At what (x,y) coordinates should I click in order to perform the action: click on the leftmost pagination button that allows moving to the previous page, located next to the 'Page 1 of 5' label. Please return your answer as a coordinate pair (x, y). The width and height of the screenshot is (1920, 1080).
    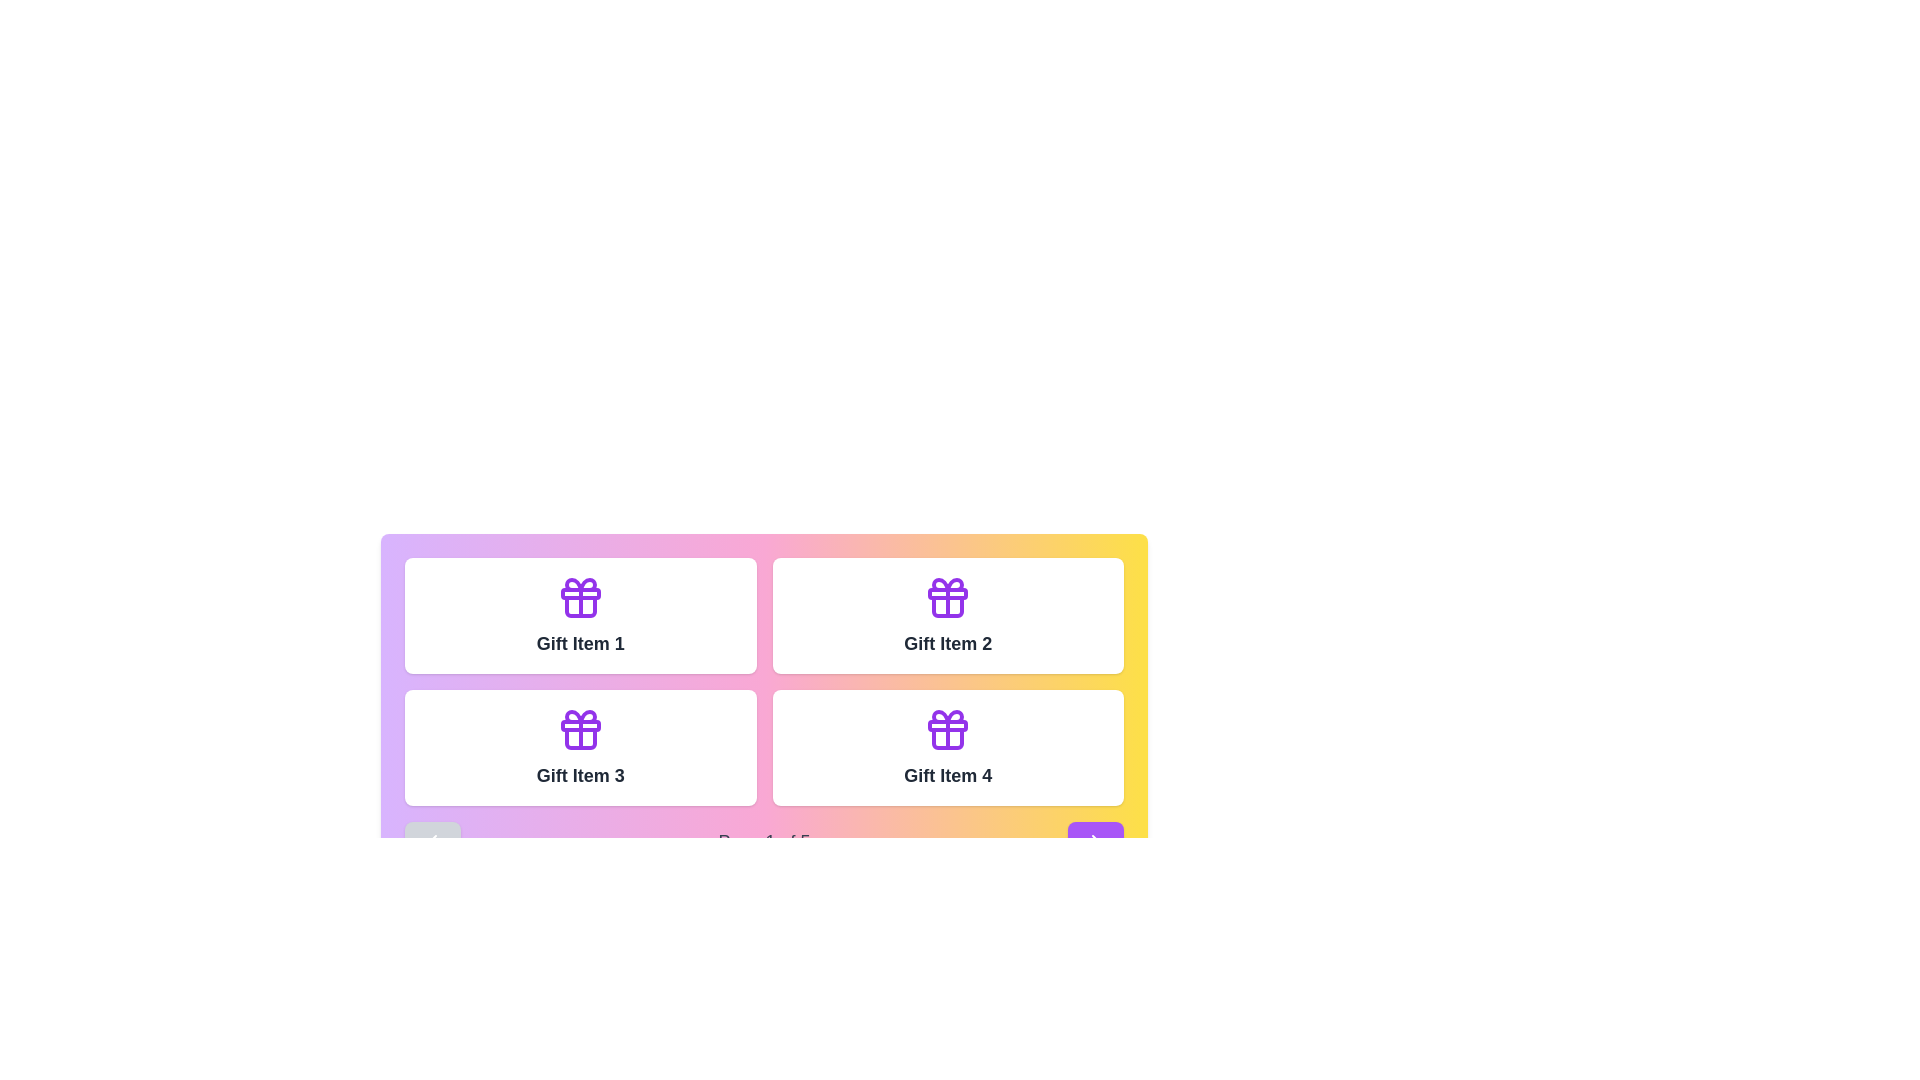
    Looking at the image, I should click on (431, 841).